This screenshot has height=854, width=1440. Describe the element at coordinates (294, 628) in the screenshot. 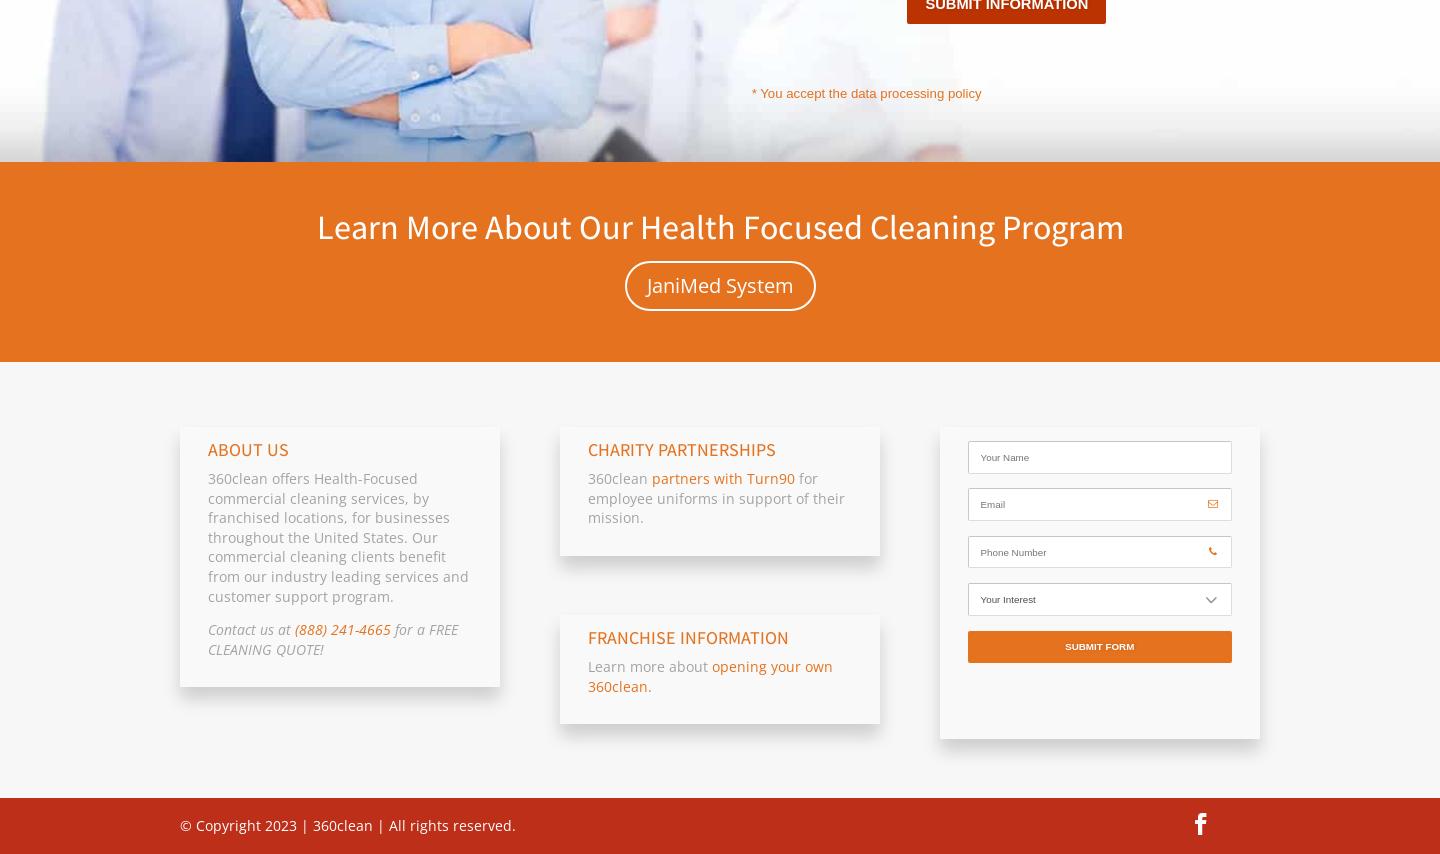

I see `'(888) 241-4665'` at that location.